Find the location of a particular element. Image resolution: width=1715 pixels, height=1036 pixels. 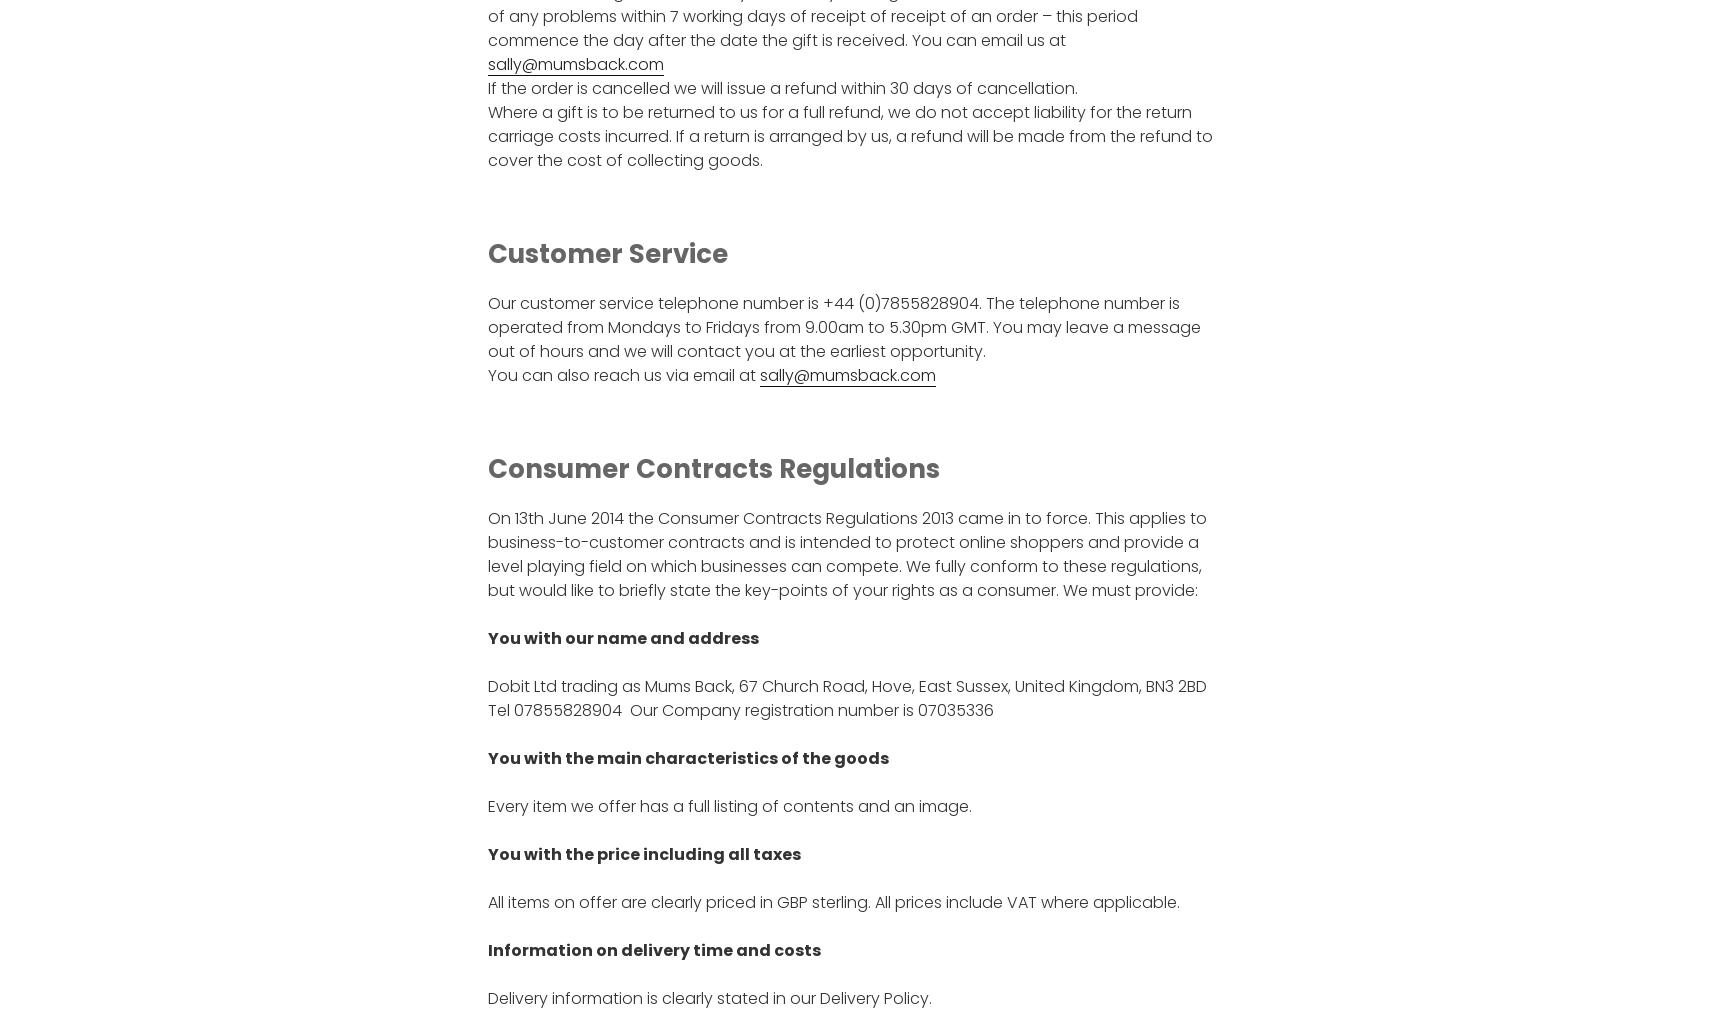

'Delivery information is clearly stated in our Delivery Policy.' is located at coordinates (708, 998).